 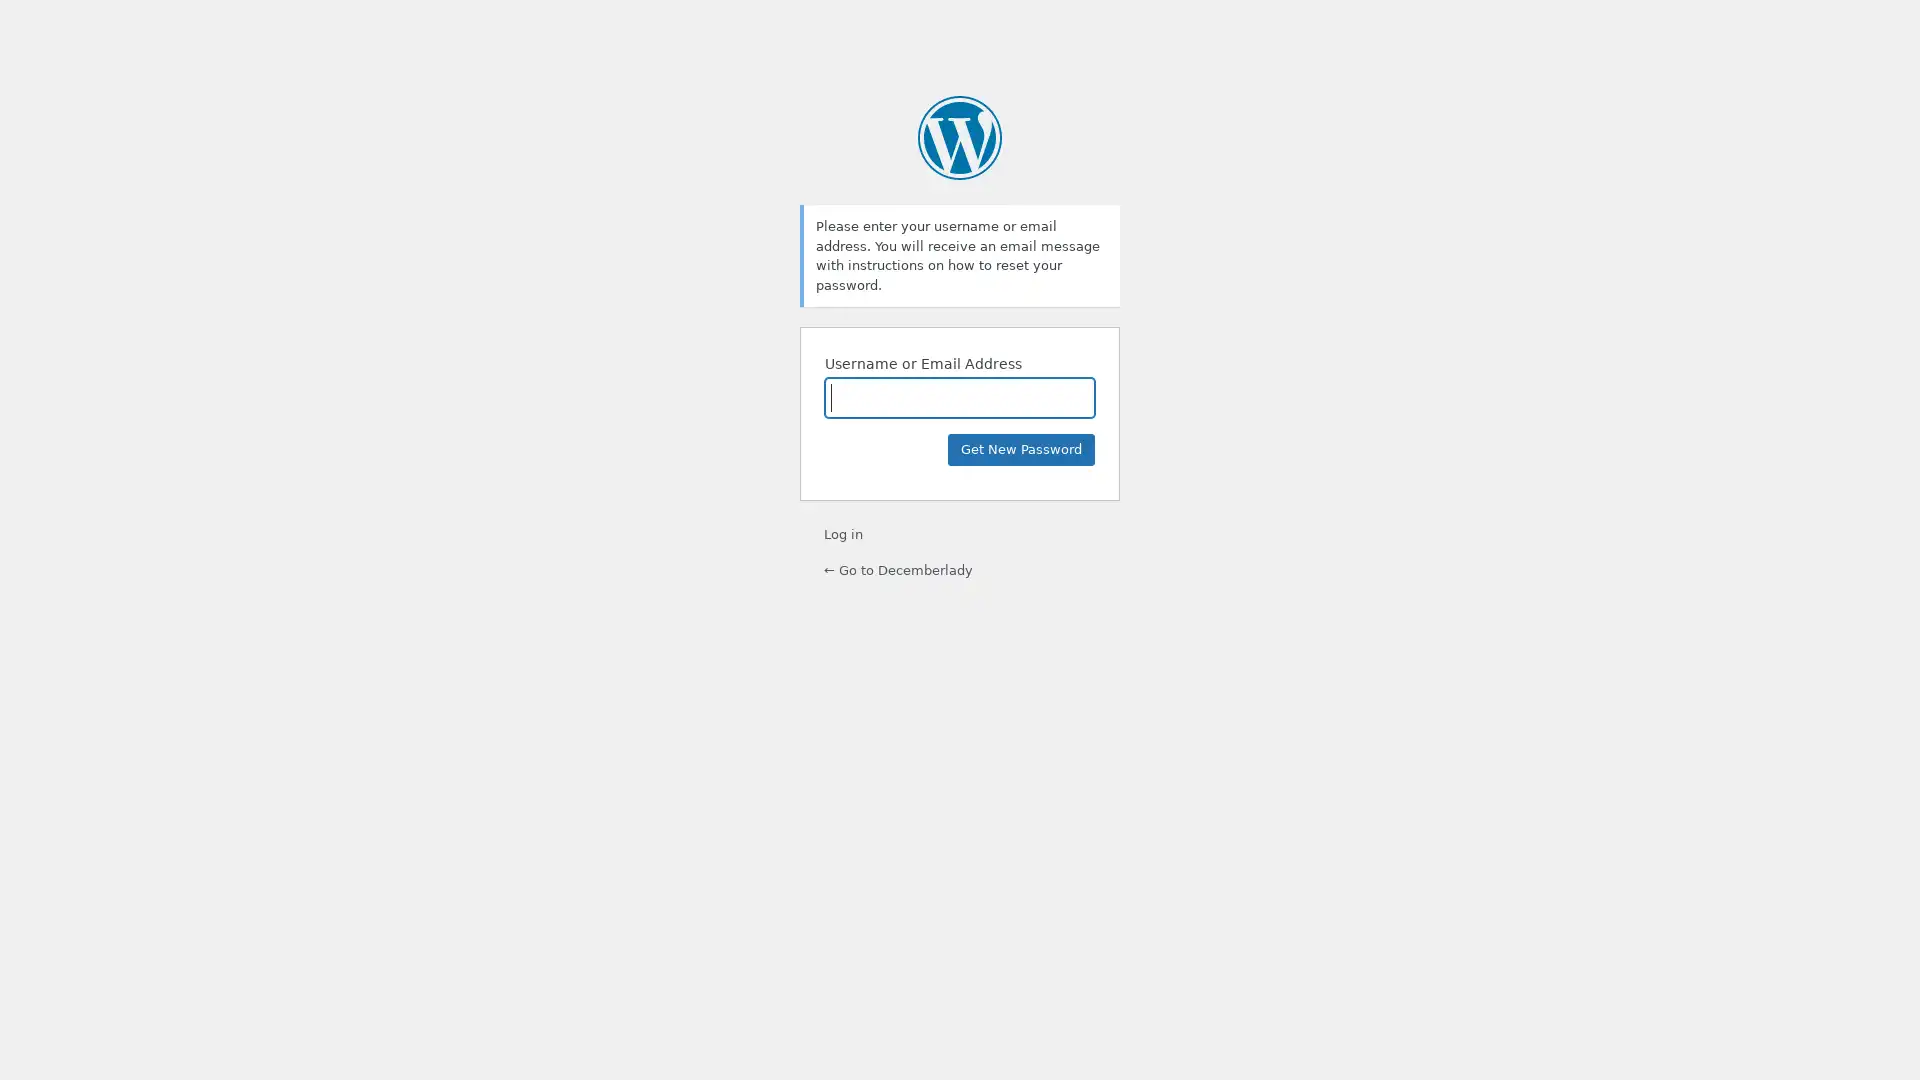 I want to click on Get New Password, so click(x=1021, y=450).